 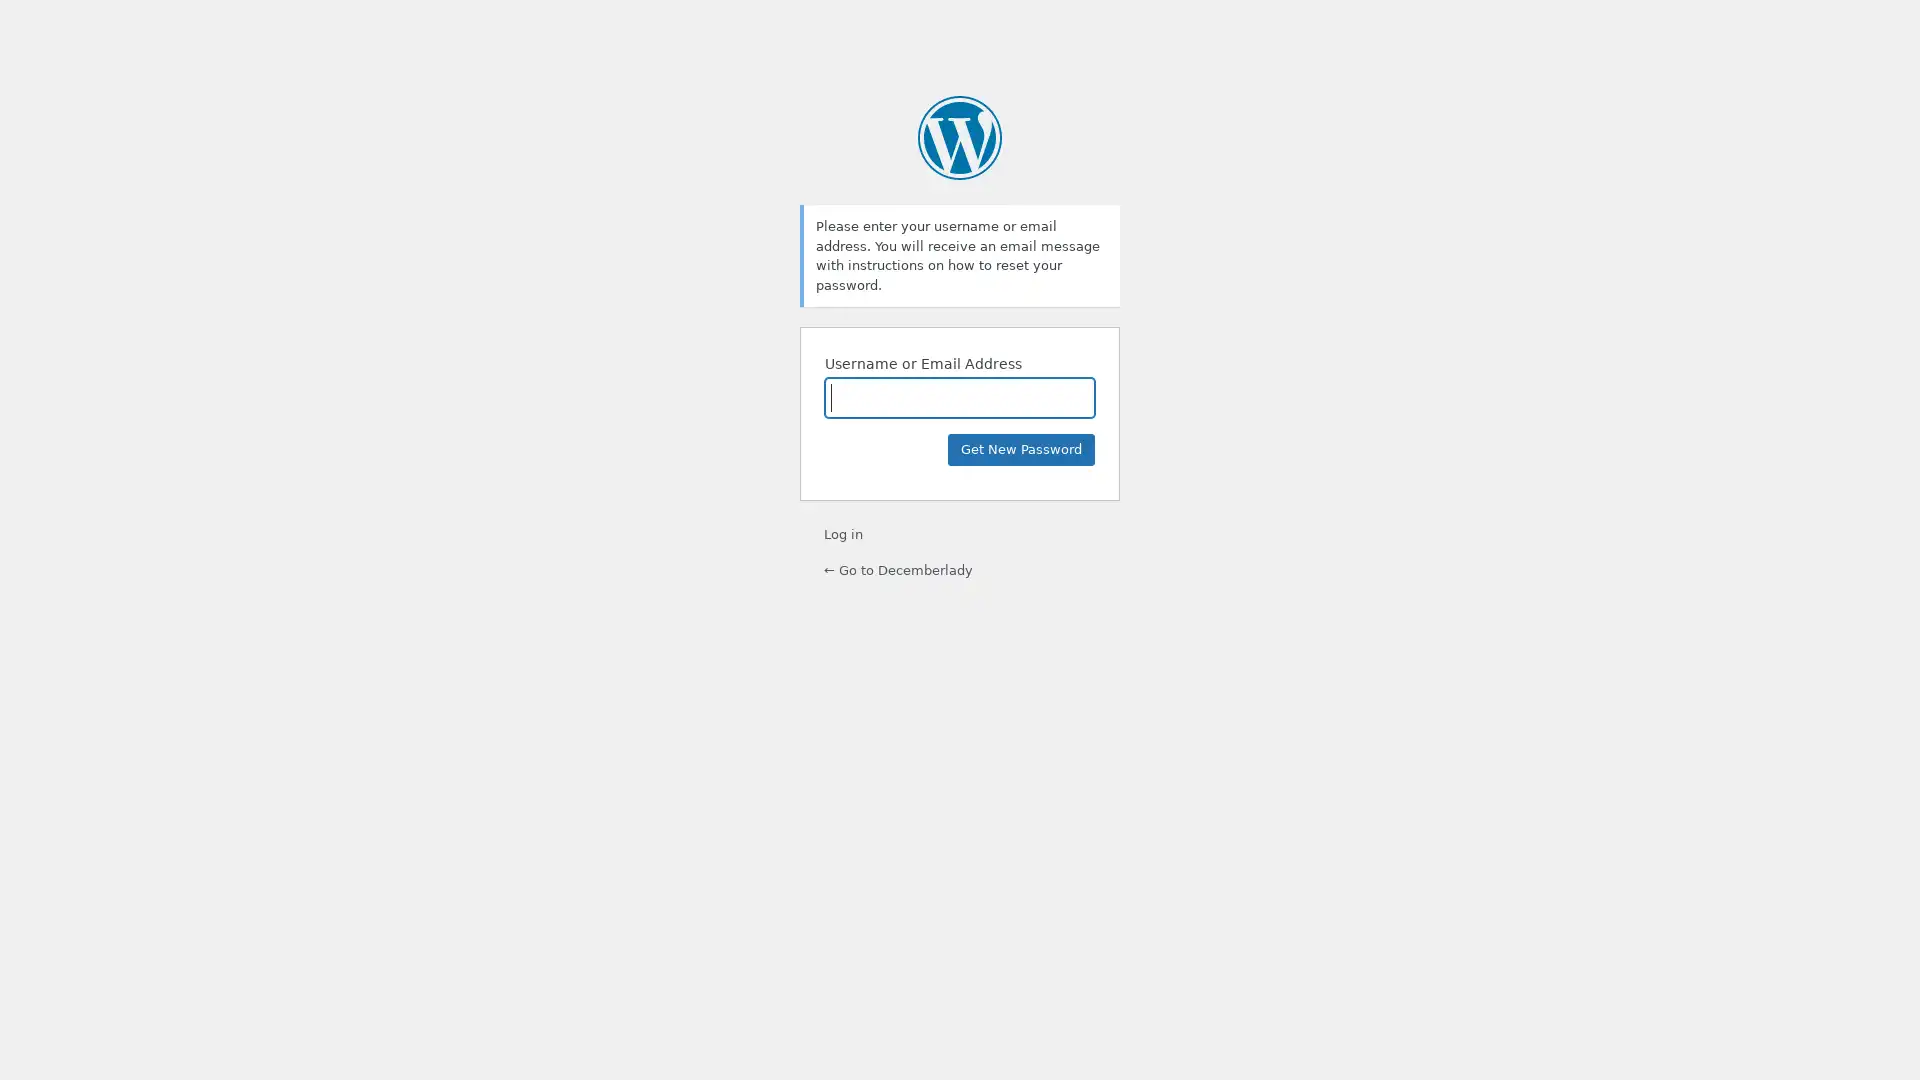 I want to click on Get New Password, so click(x=1021, y=450).